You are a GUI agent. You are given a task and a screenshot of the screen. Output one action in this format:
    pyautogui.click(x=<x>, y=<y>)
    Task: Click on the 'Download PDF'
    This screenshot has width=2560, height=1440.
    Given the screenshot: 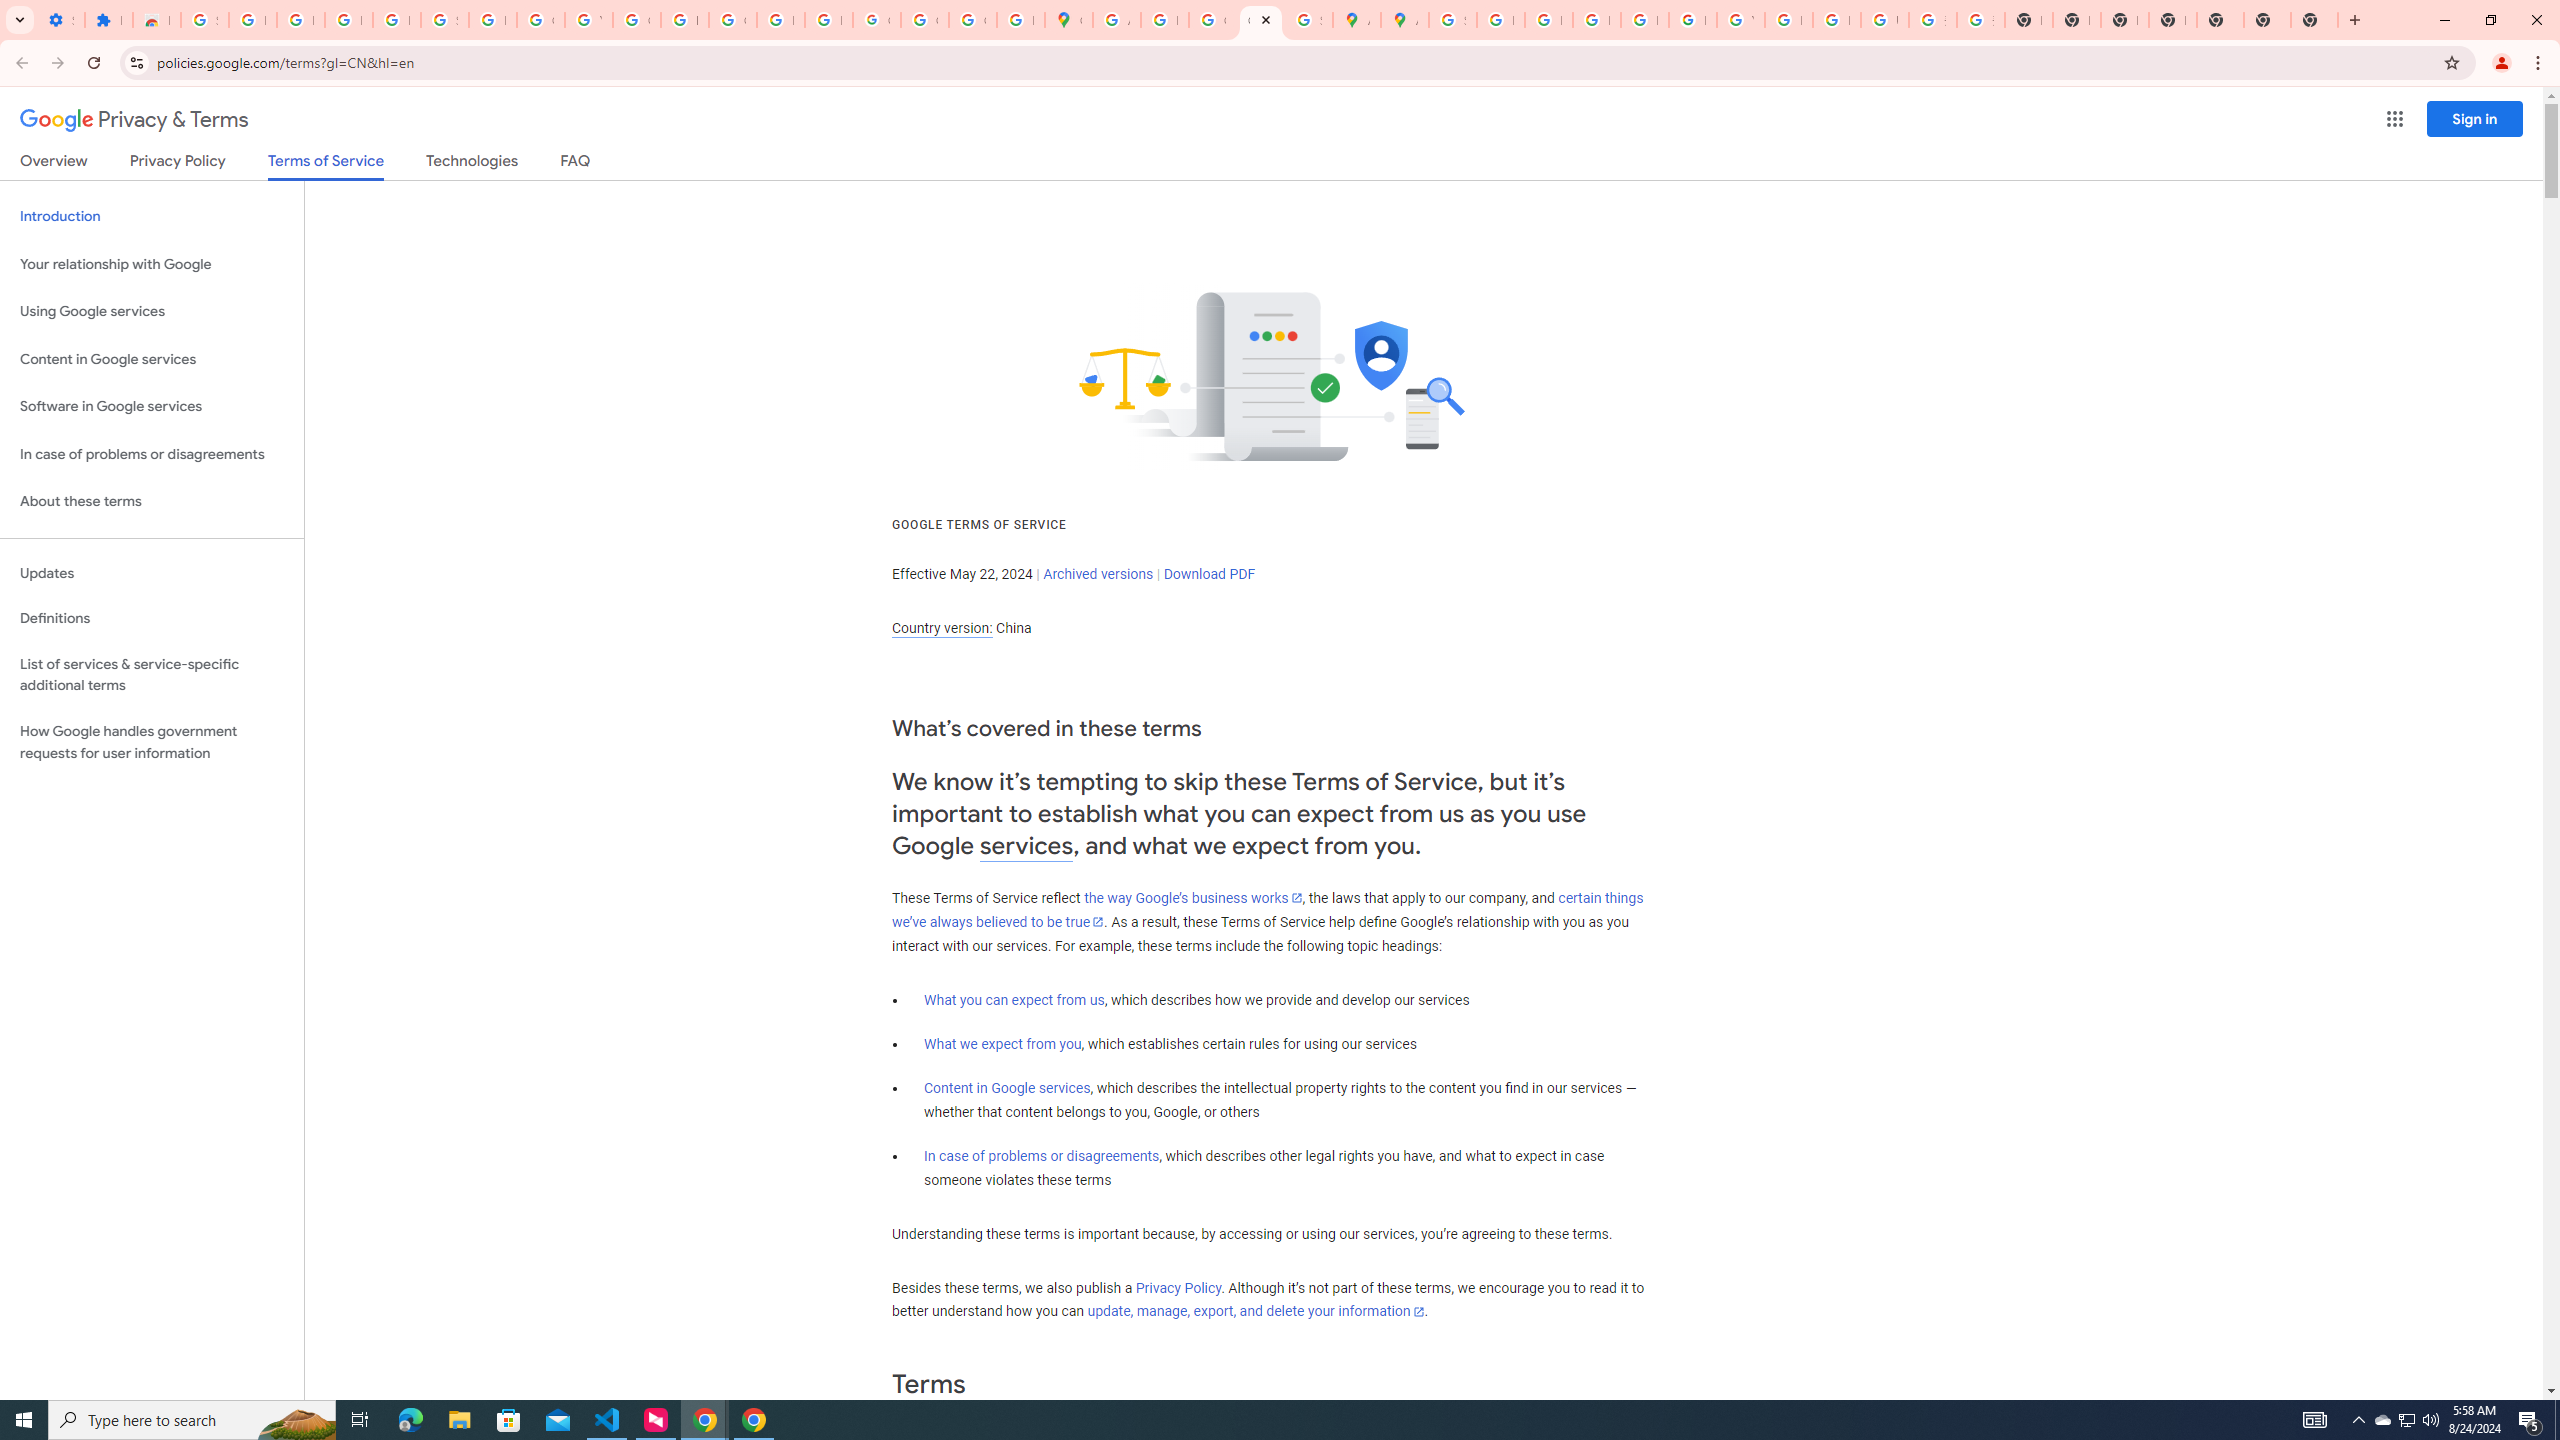 What is the action you would take?
    pyautogui.click(x=1208, y=572)
    